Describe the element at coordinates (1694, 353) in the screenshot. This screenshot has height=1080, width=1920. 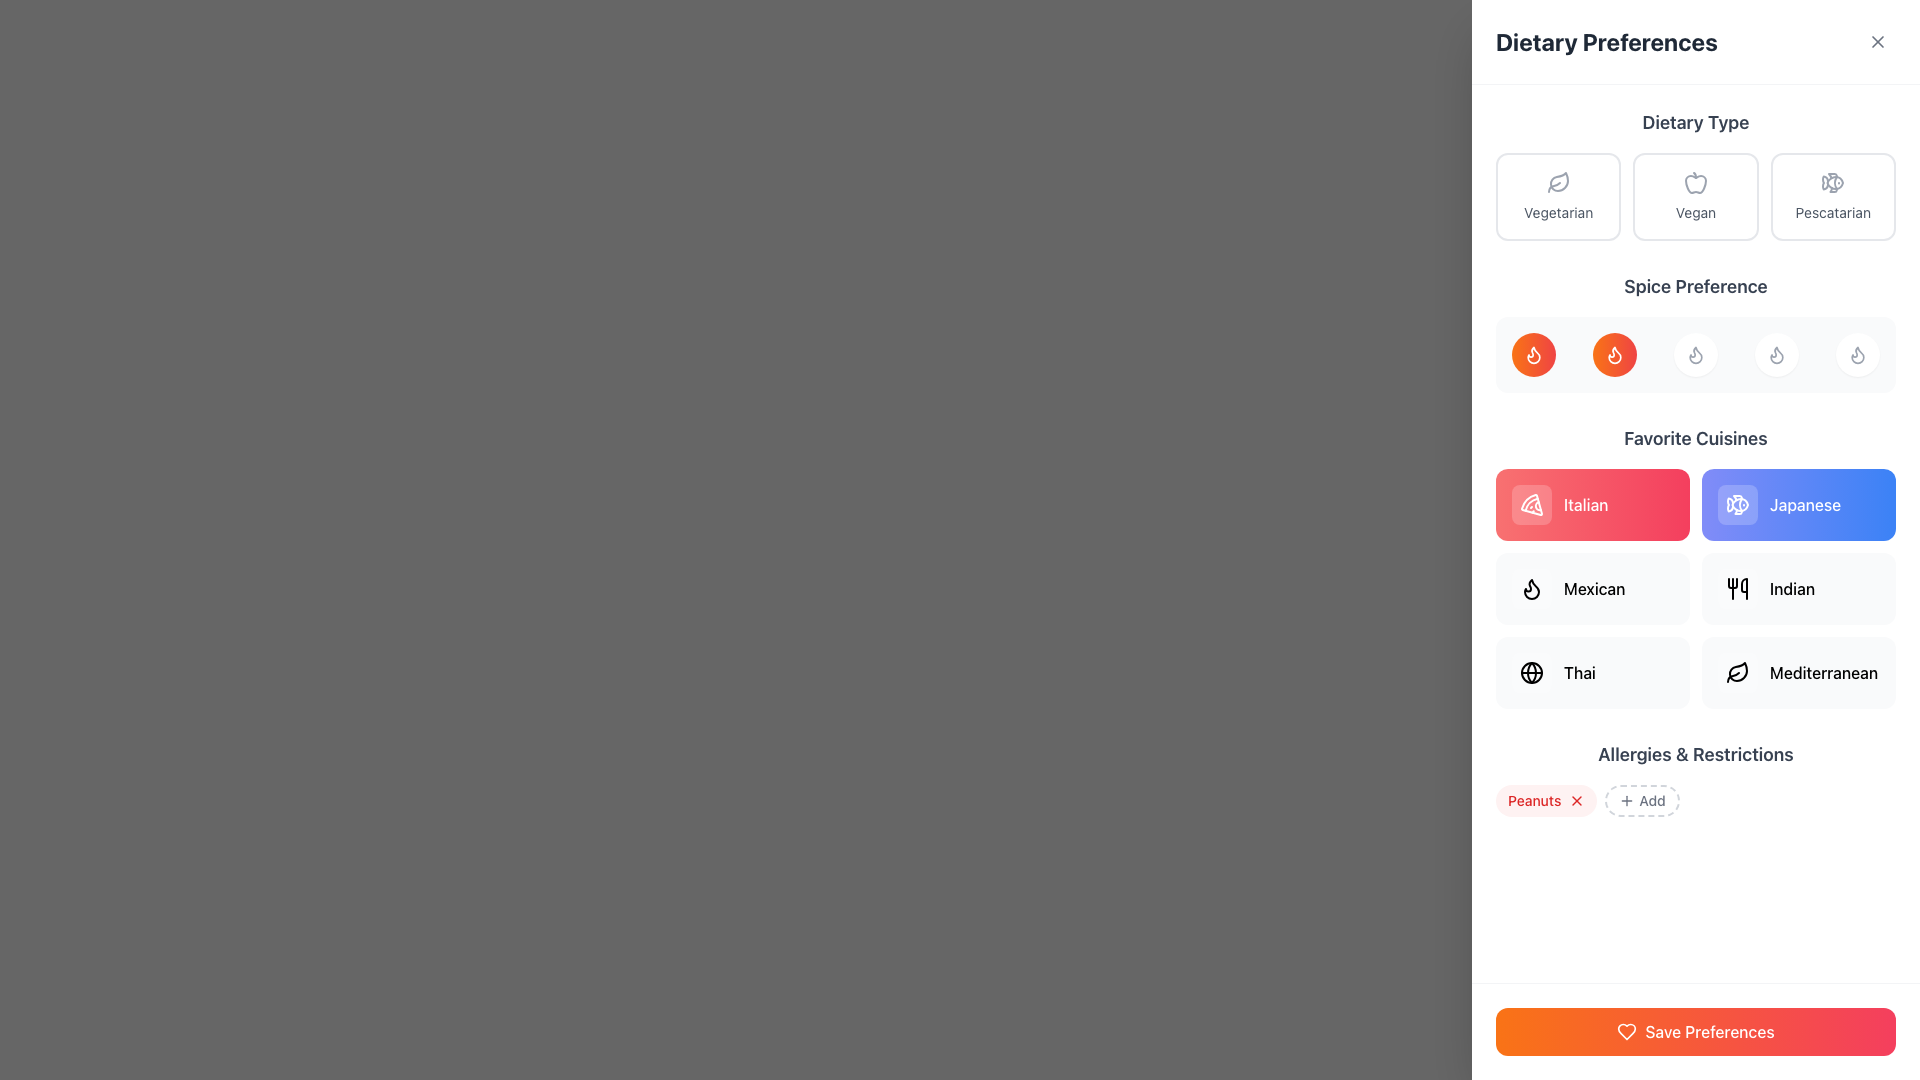
I see `the circular button with a white background and a gray flame icon, which is the third button from the left under the 'Spice Preference' header` at that location.